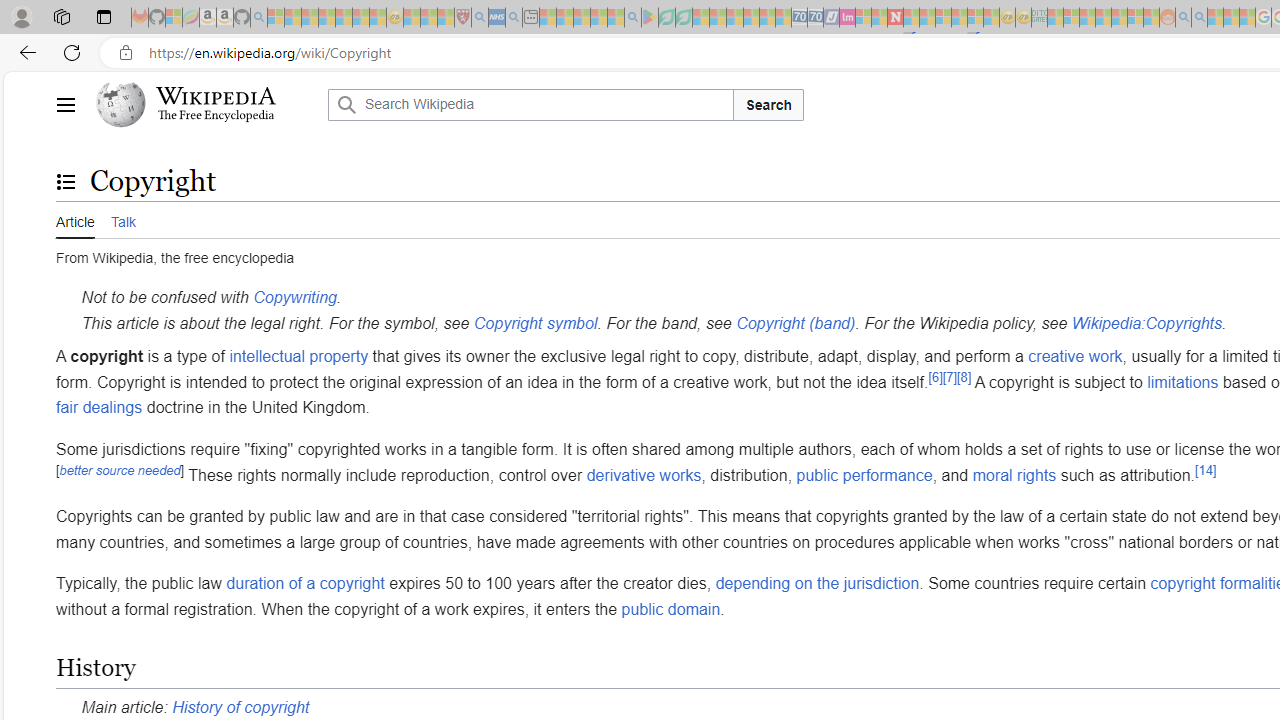  I want to click on 'duration of a copyright', so click(304, 584).